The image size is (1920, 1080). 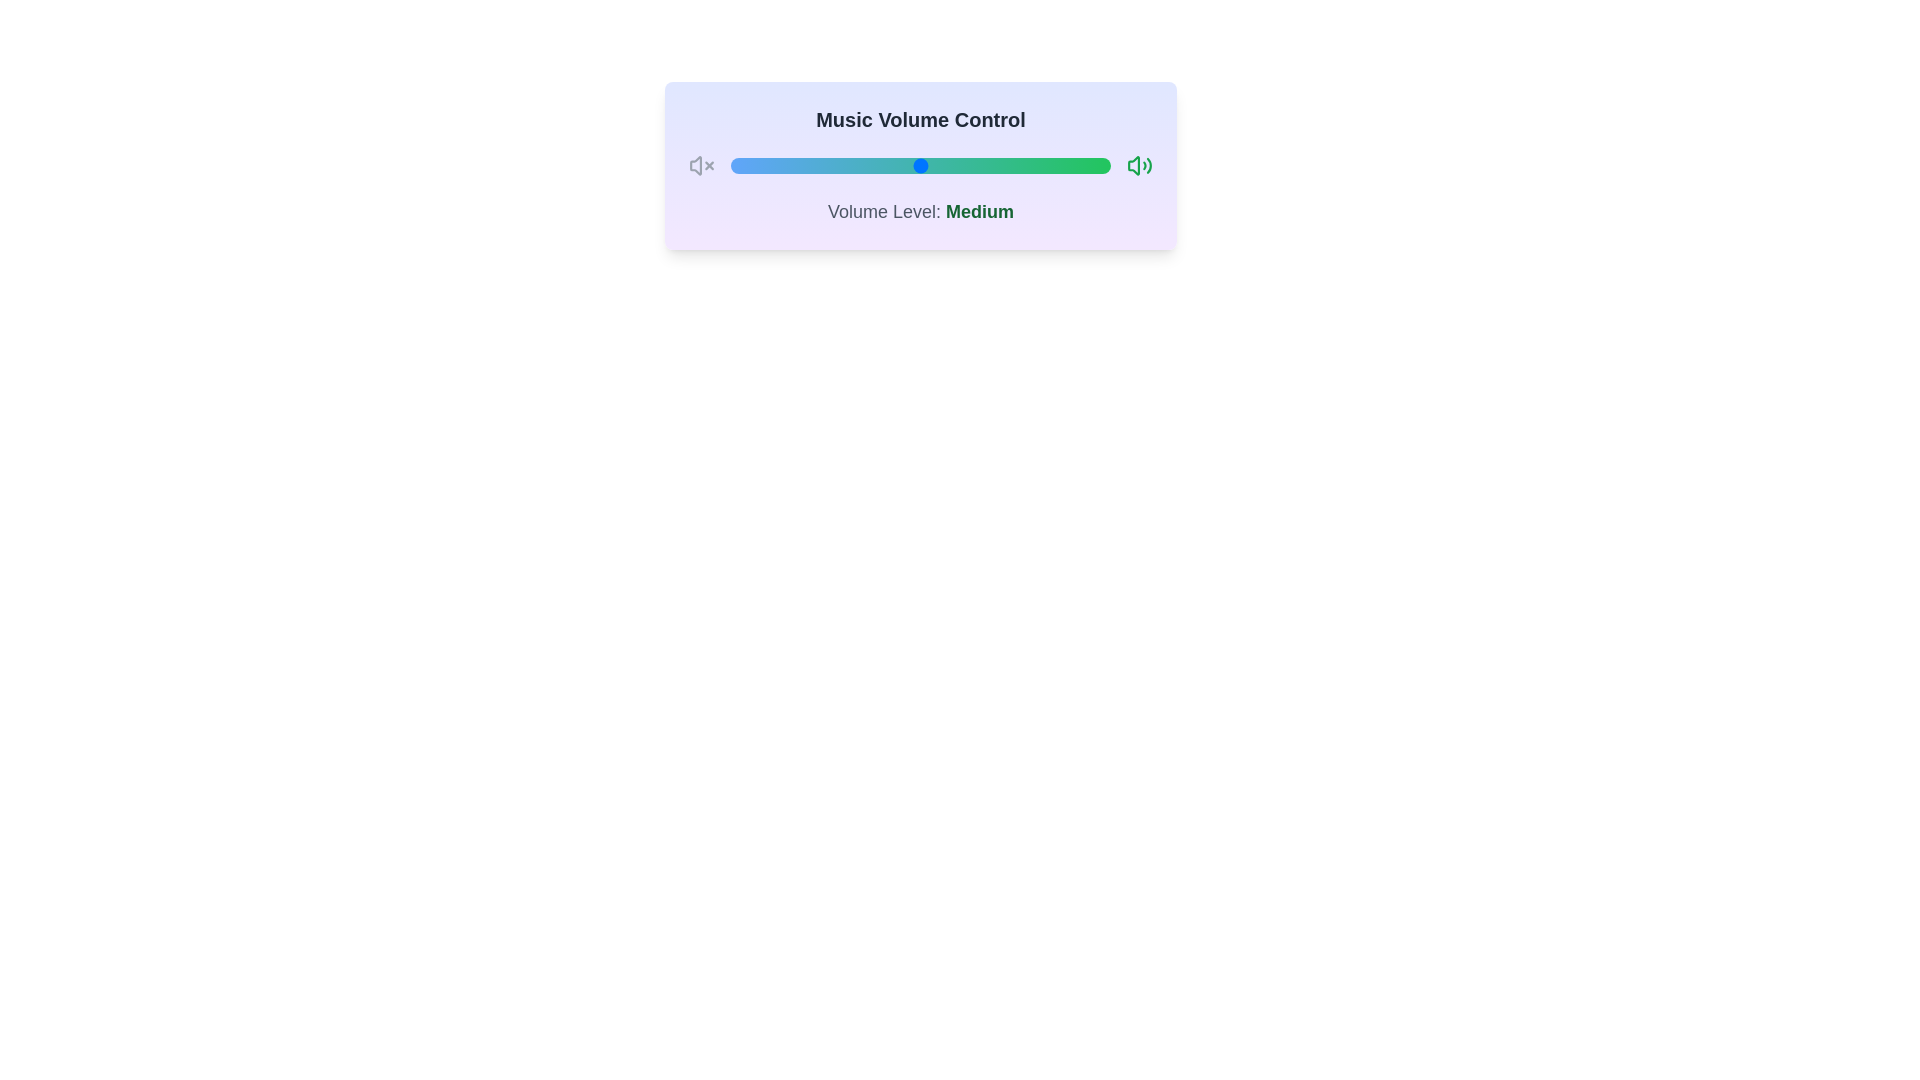 I want to click on the volume to 80 by interacting with the slider, so click(x=1034, y=164).